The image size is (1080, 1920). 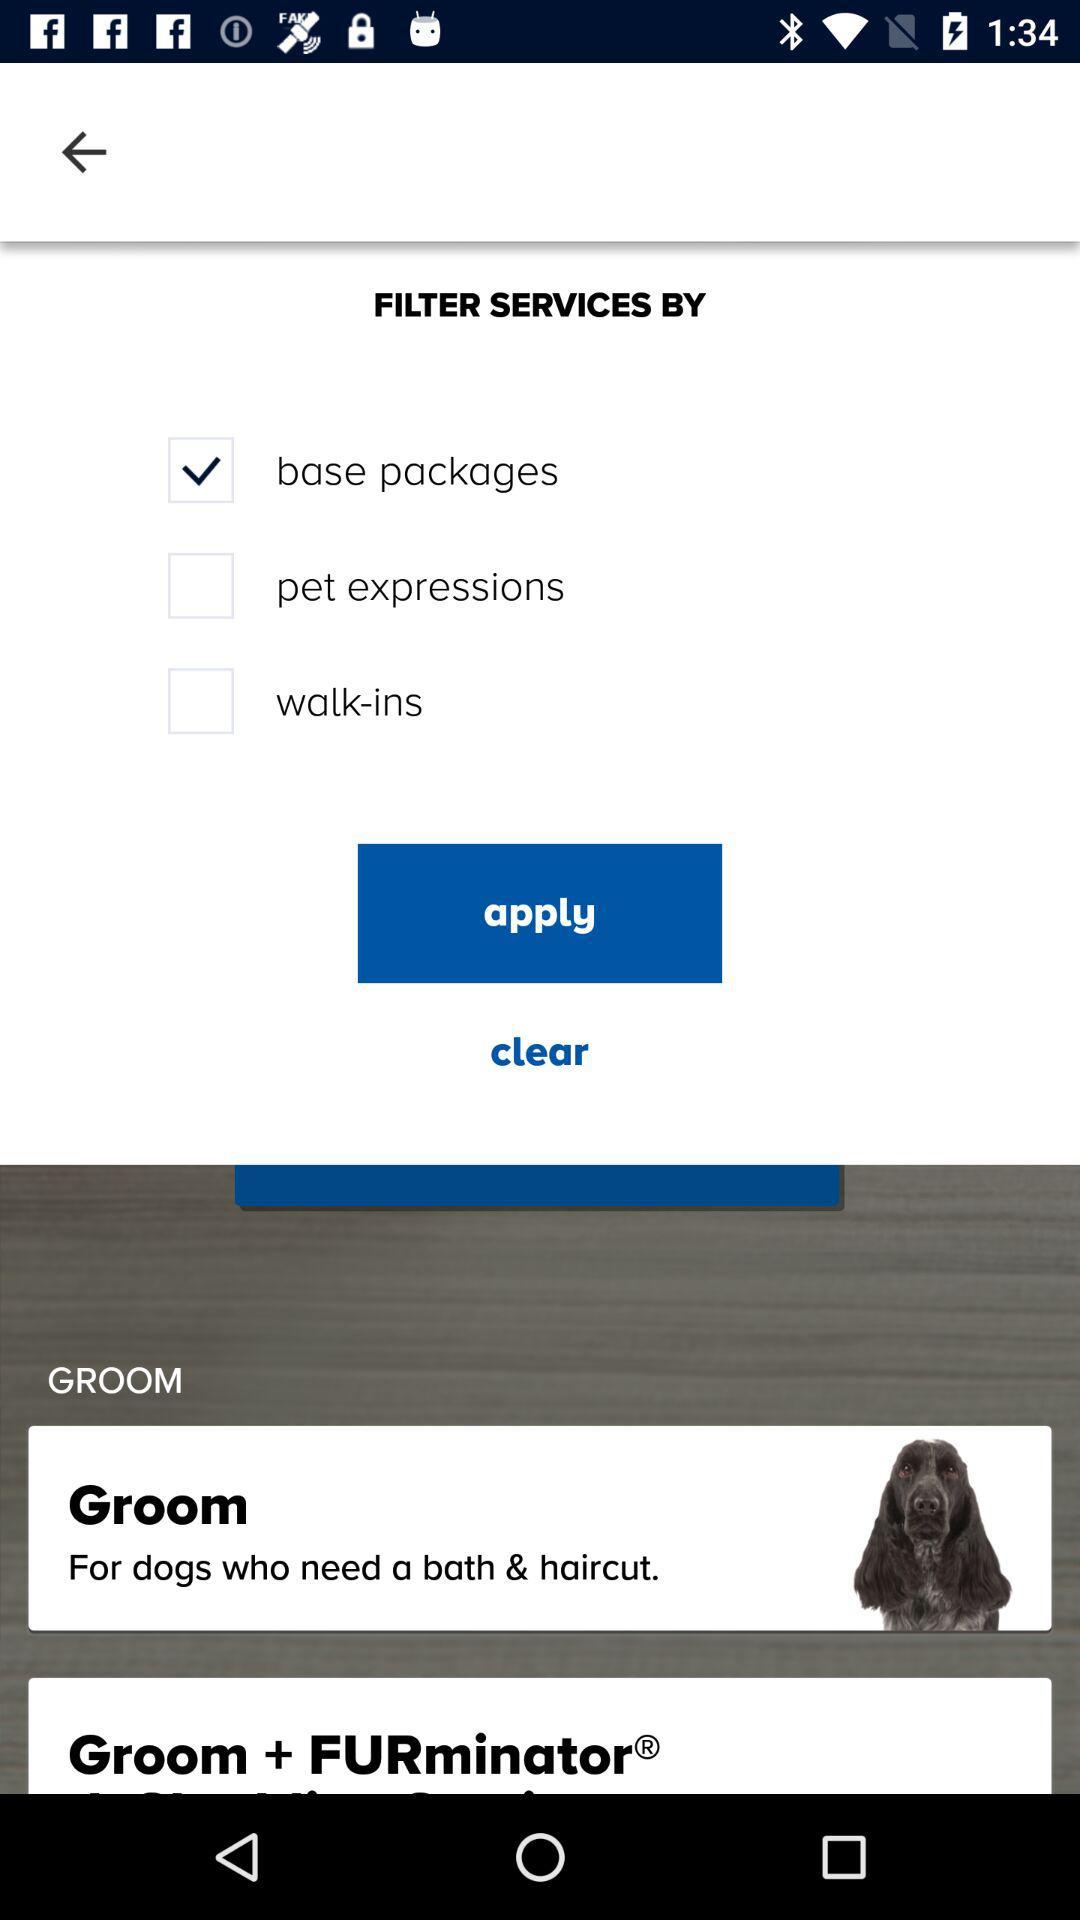 I want to click on the icon above the clear icon, so click(x=540, y=912).